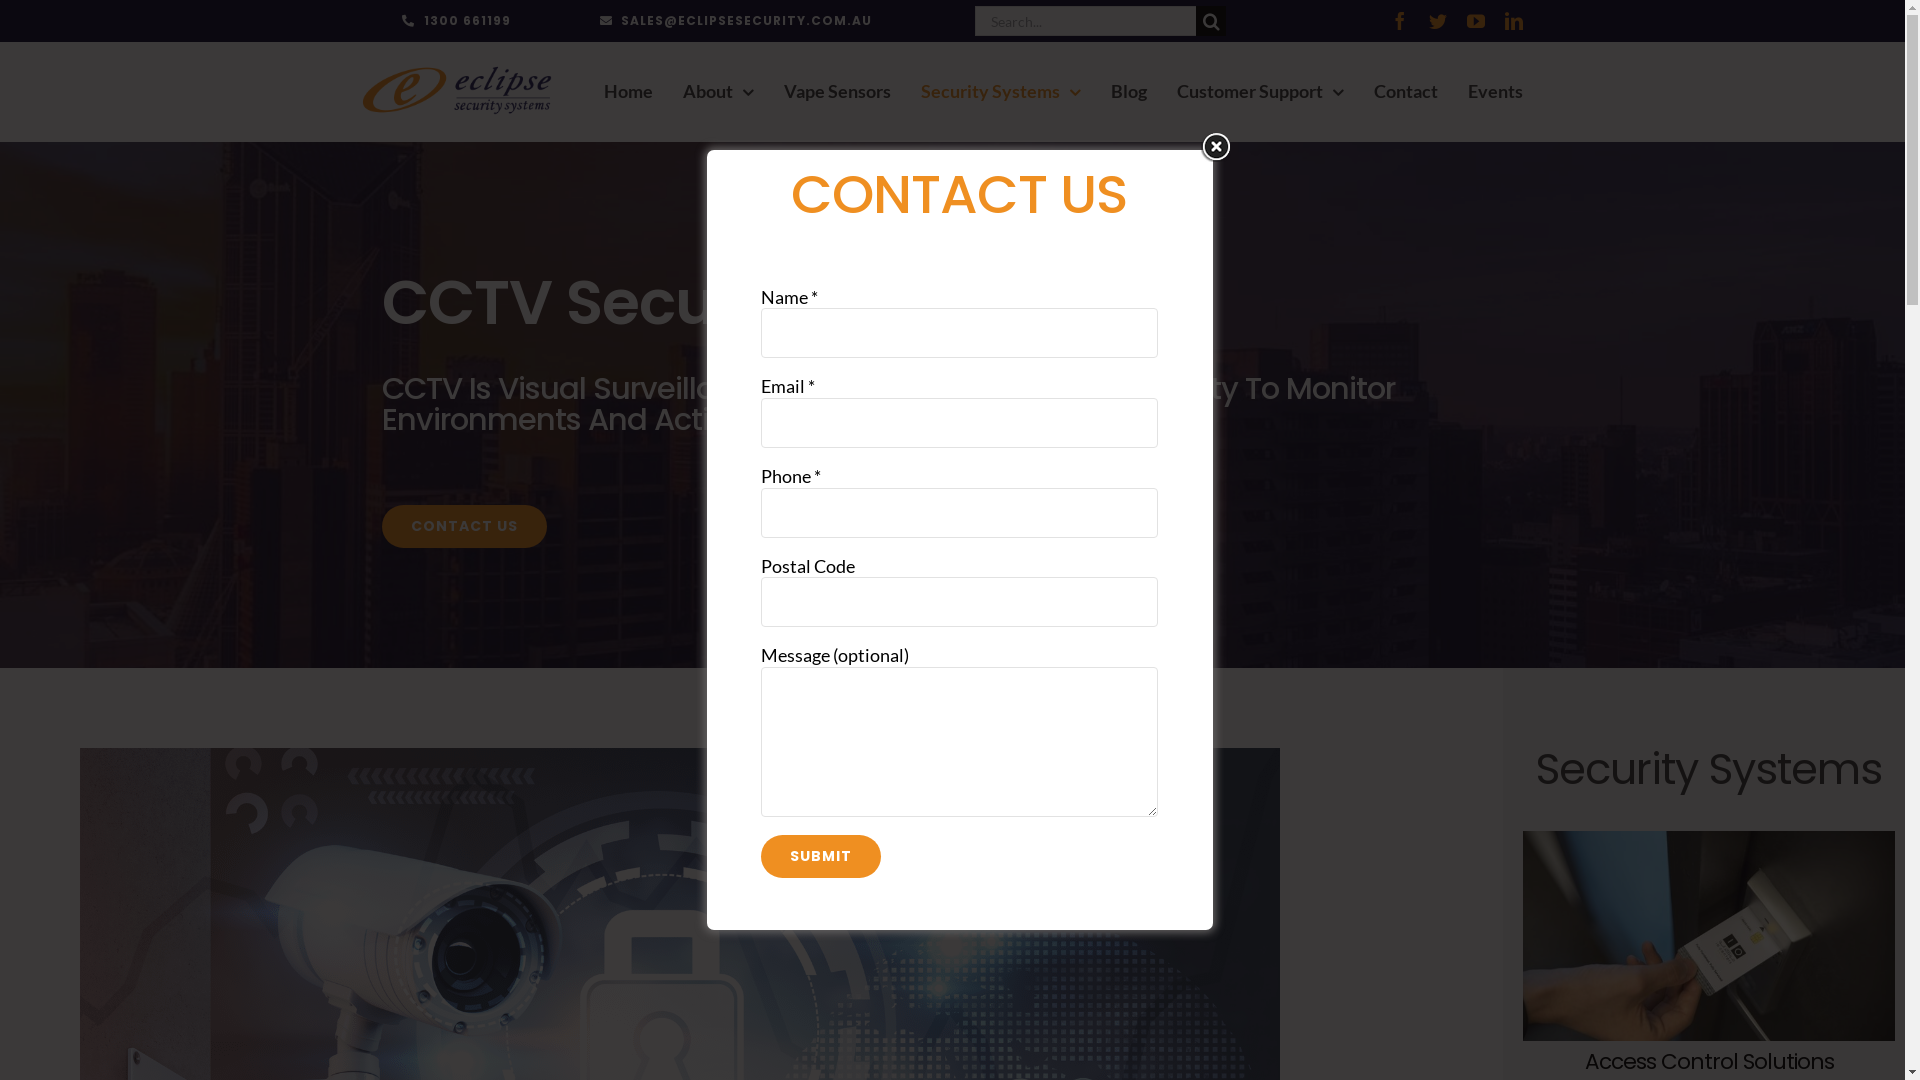 This screenshot has width=1920, height=1080. Describe the element at coordinates (1259, 92) in the screenshot. I see `'Customer Support'` at that location.